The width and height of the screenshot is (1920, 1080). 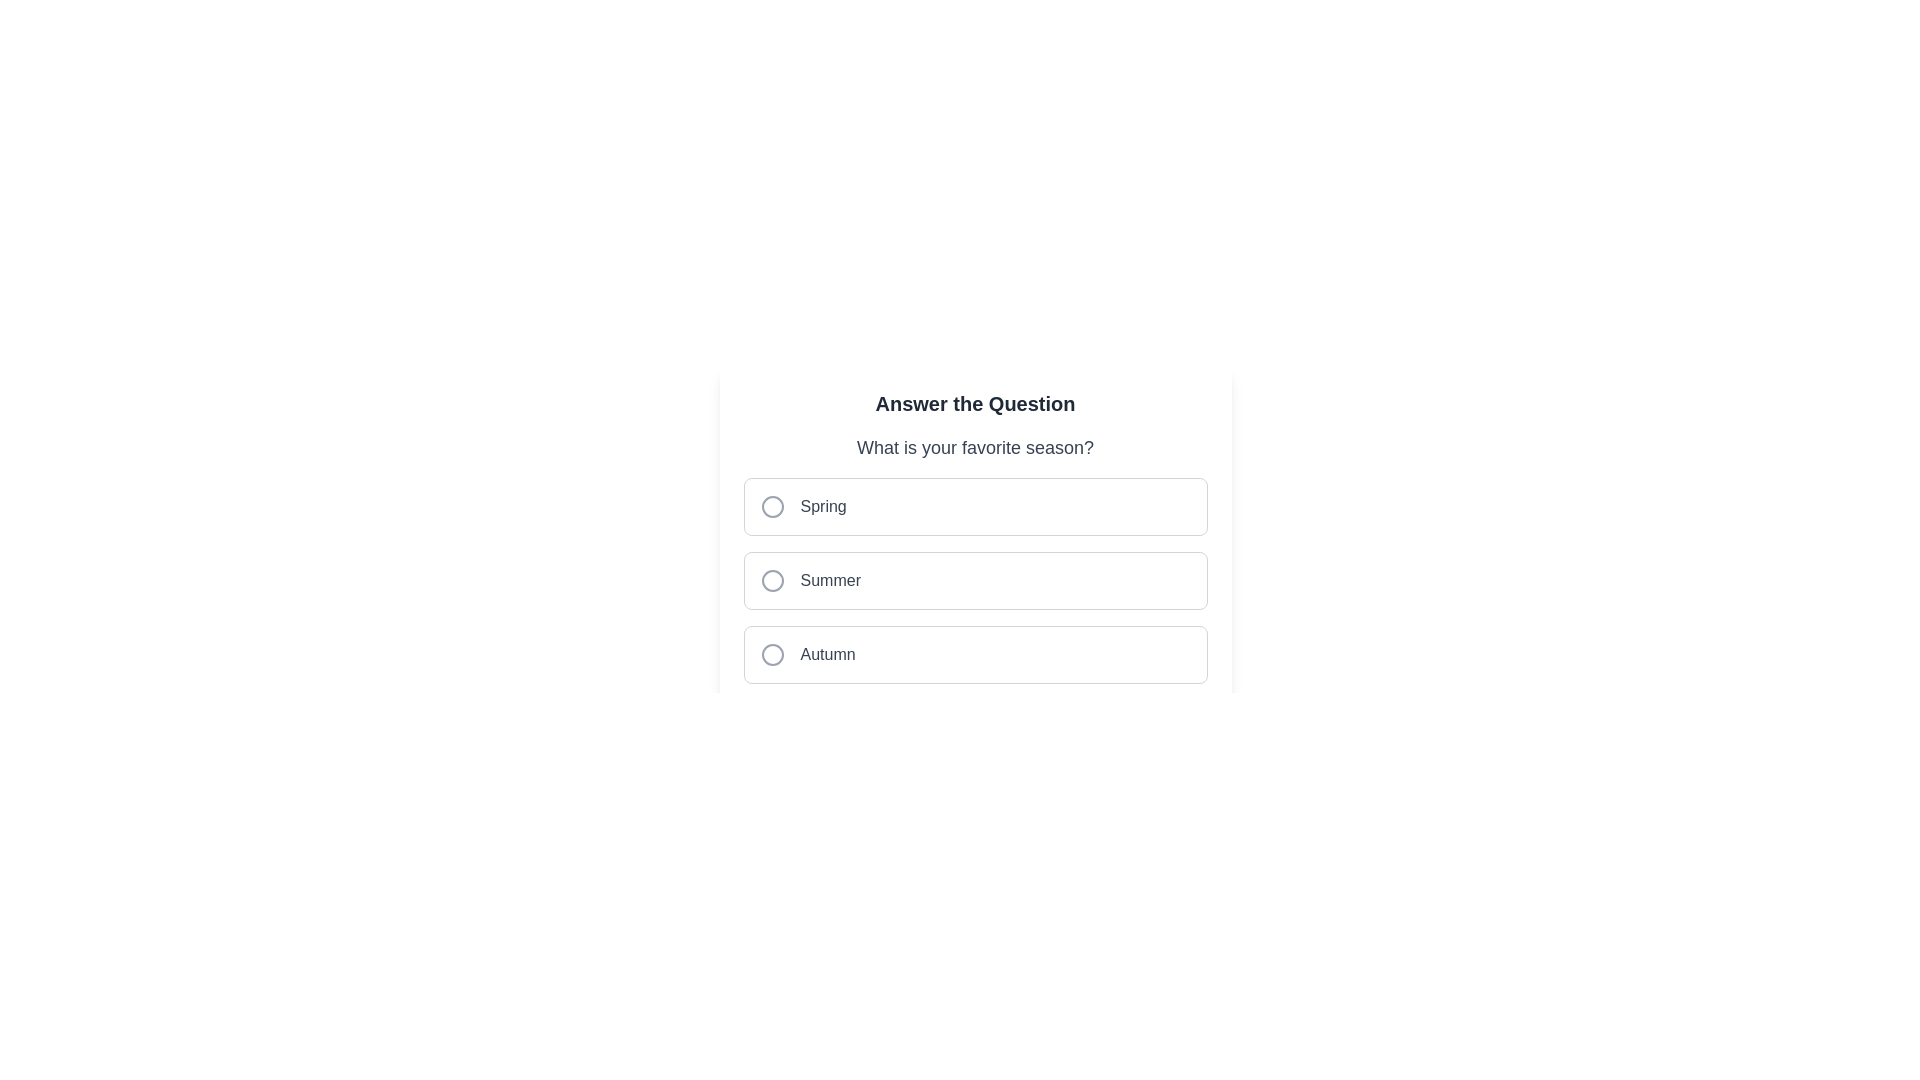 I want to click on the circular radio button indicator for the 'Autumn' option, so click(x=771, y=655).